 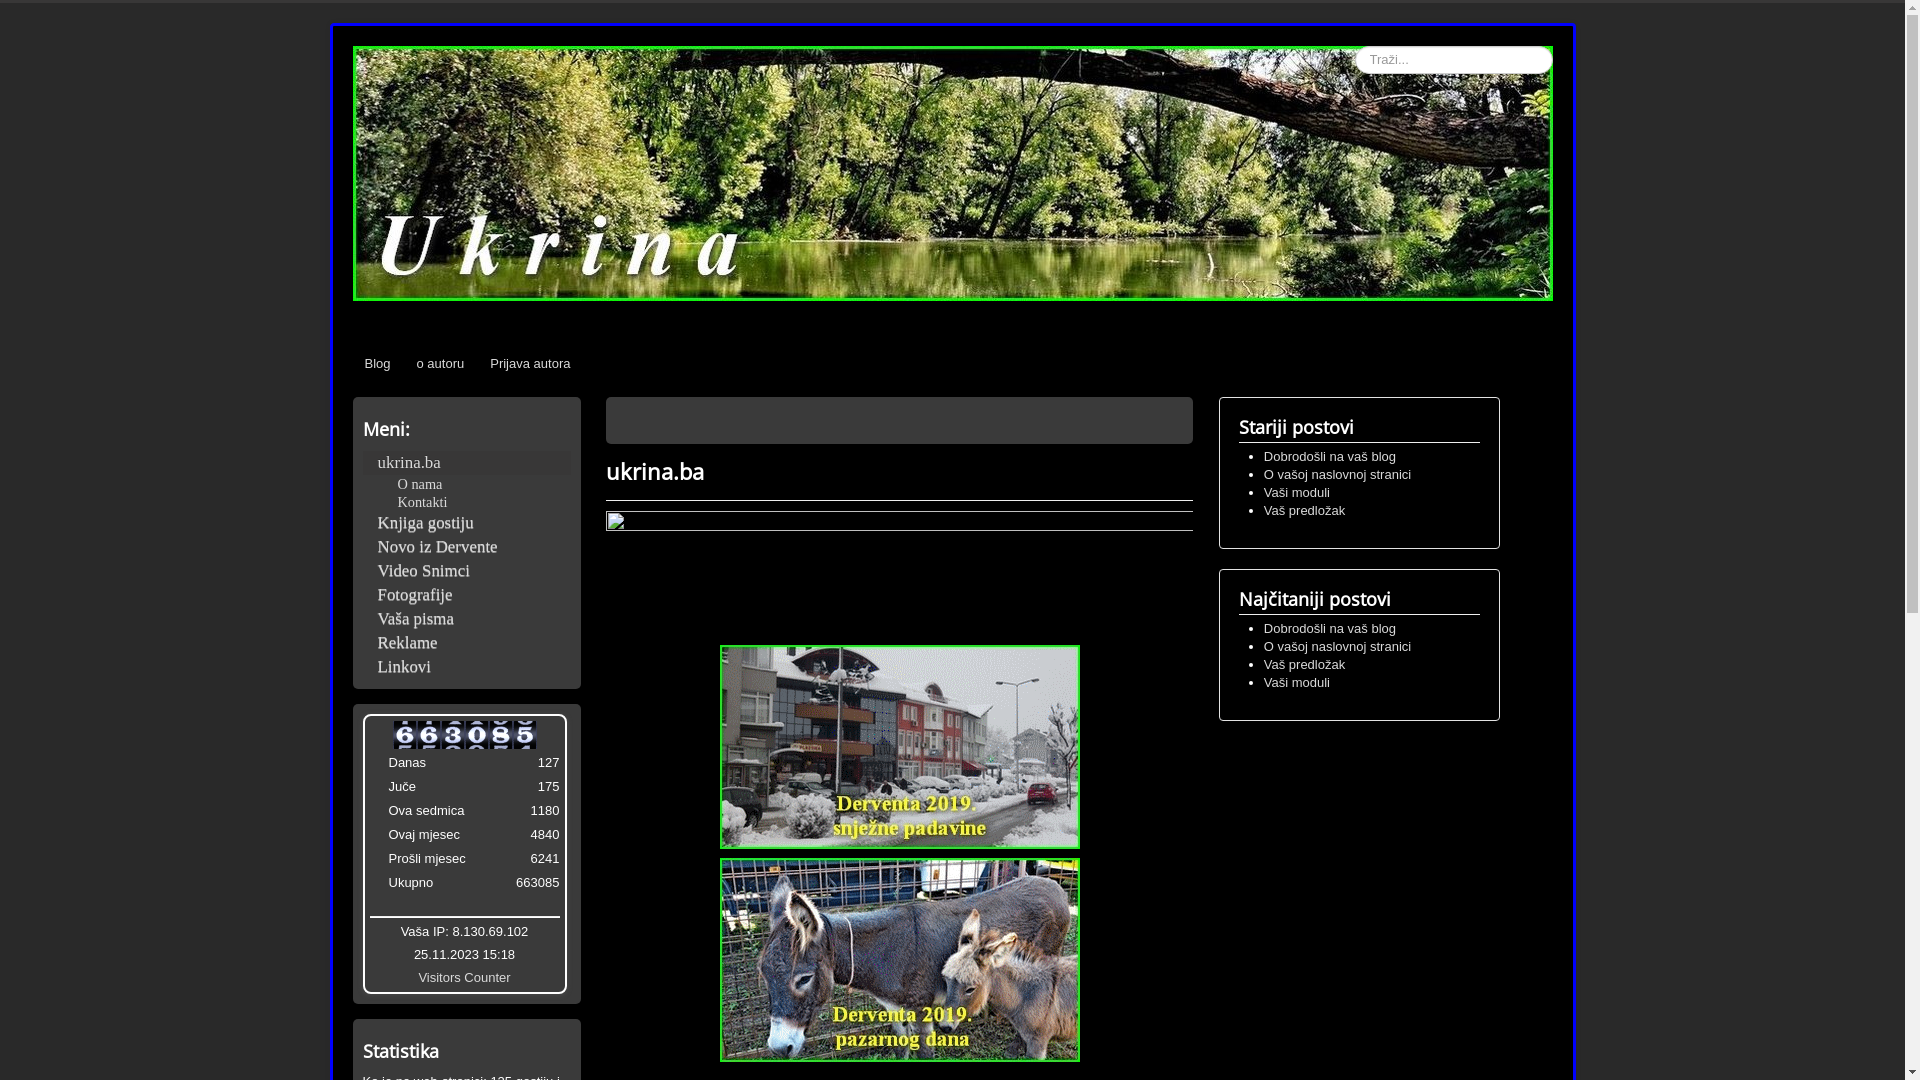 What do you see at coordinates (464, 570) in the screenshot?
I see `'Video Snimci'` at bounding box center [464, 570].